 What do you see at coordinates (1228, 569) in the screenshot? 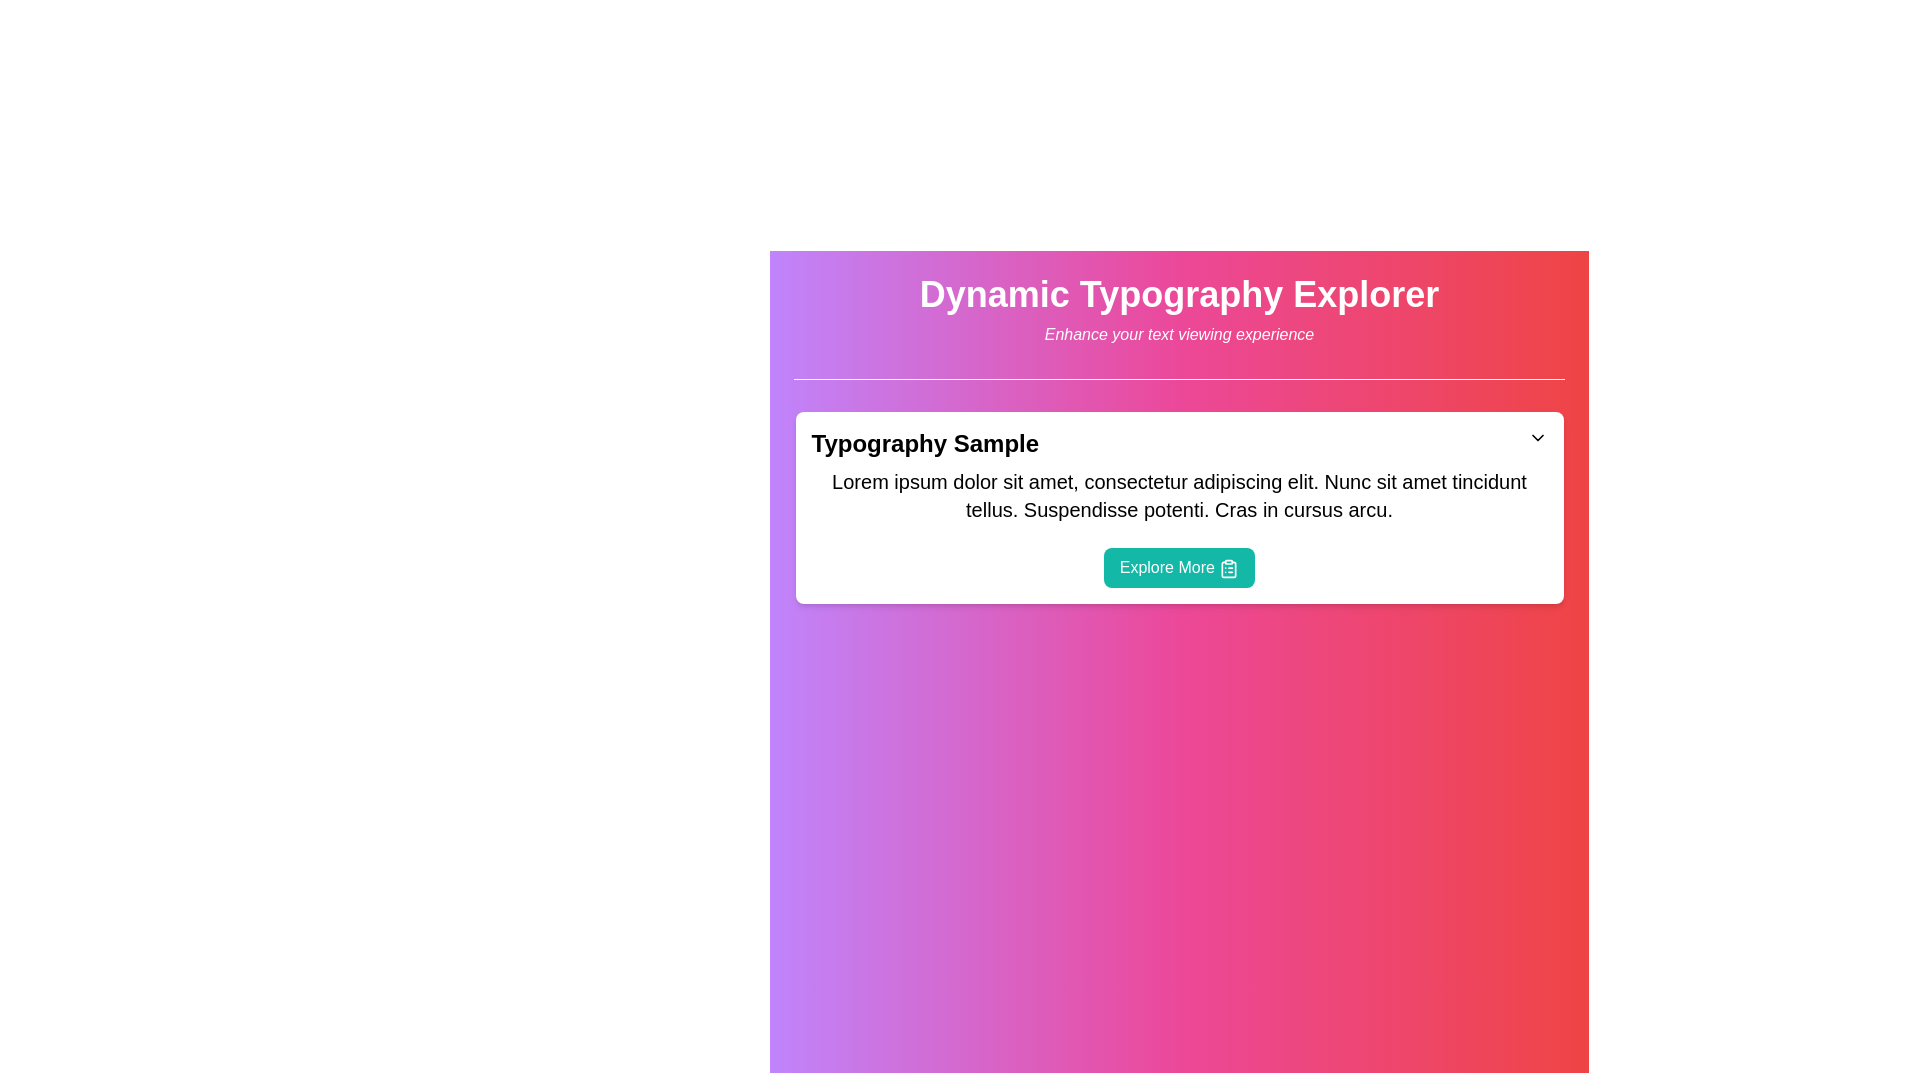
I see `SVG properties of the decorative vector graphic representing the clipboard icon located inside the 'Explore More' button` at bounding box center [1228, 569].